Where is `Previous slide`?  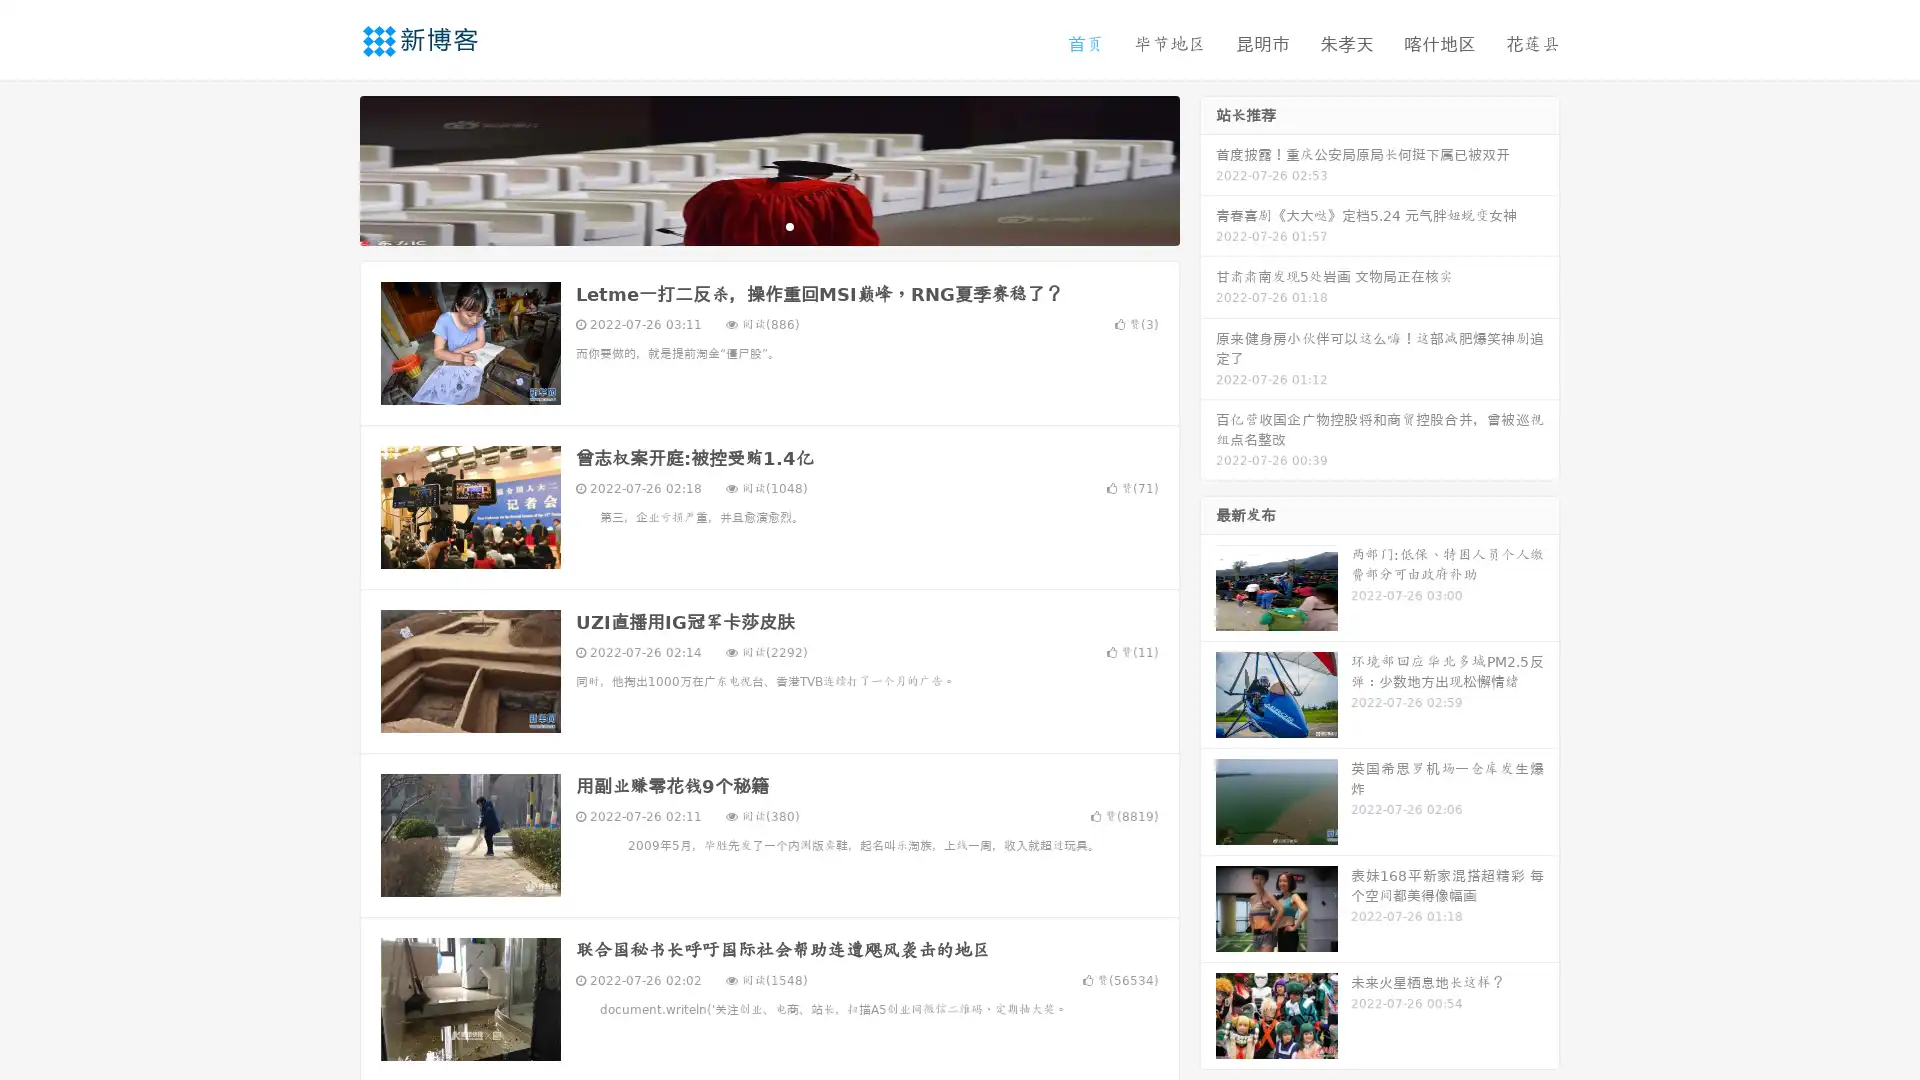
Previous slide is located at coordinates (330, 168).